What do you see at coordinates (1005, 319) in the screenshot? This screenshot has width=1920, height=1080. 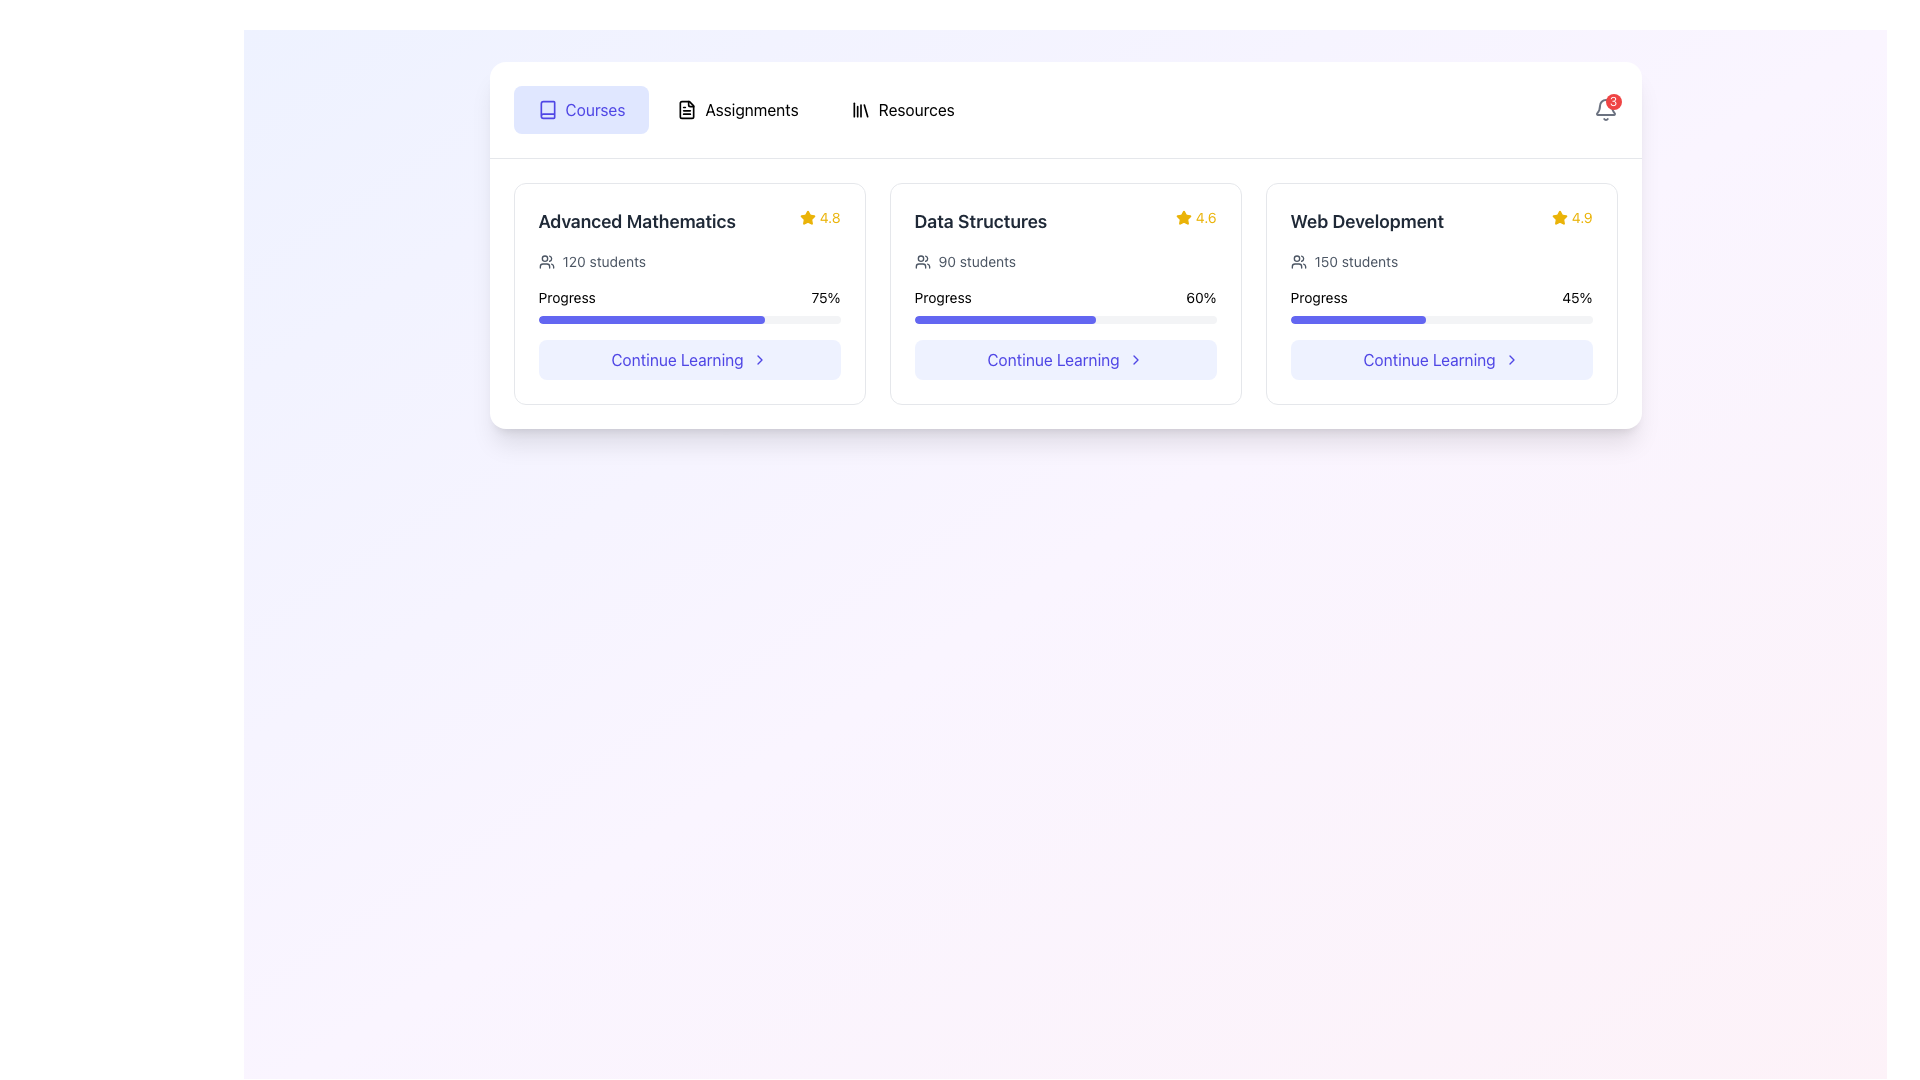 I see `the 60% progress segment of the progress bar within the 'Data Structures' course card, which is the middle card among the displayed courses` at bounding box center [1005, 319].